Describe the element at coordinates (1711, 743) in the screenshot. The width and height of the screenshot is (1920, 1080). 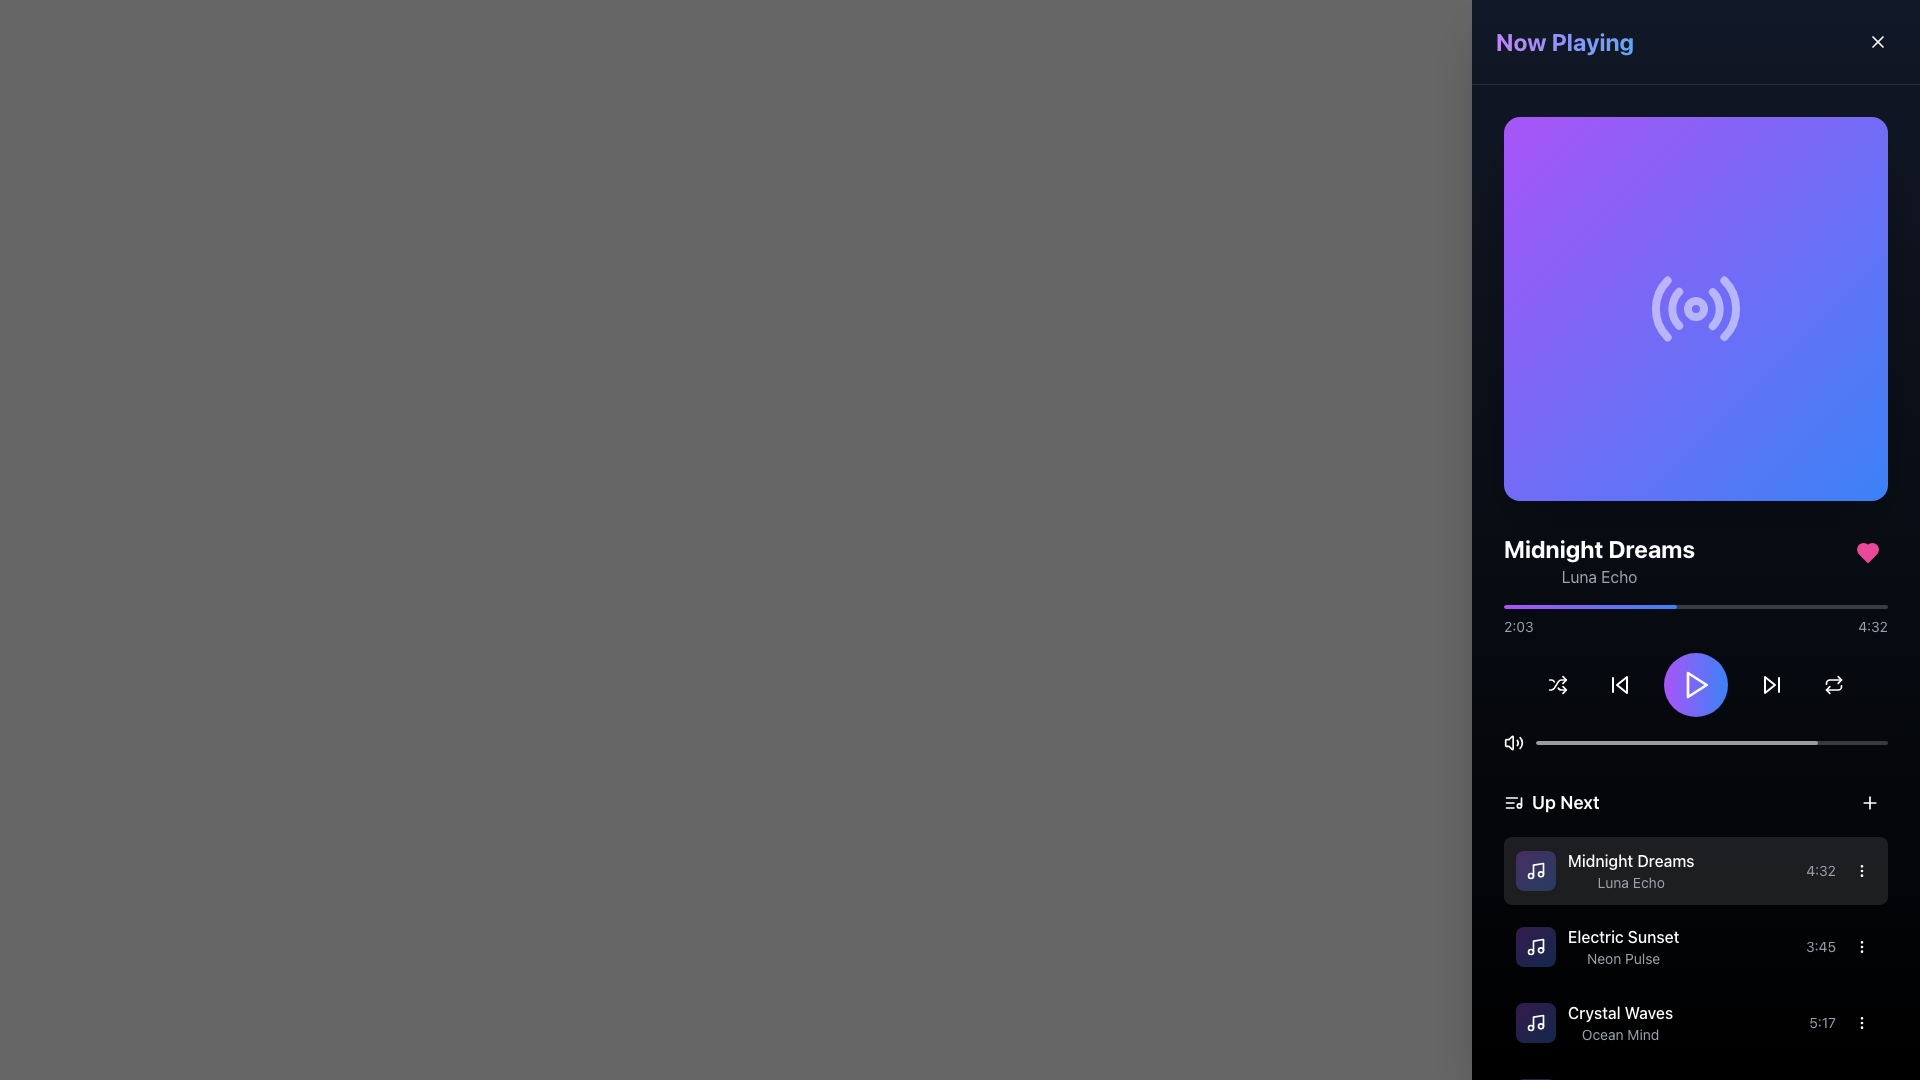
I see `the progress bar located below the song title and above the playback control buttons to seek to a specific position` at that location.